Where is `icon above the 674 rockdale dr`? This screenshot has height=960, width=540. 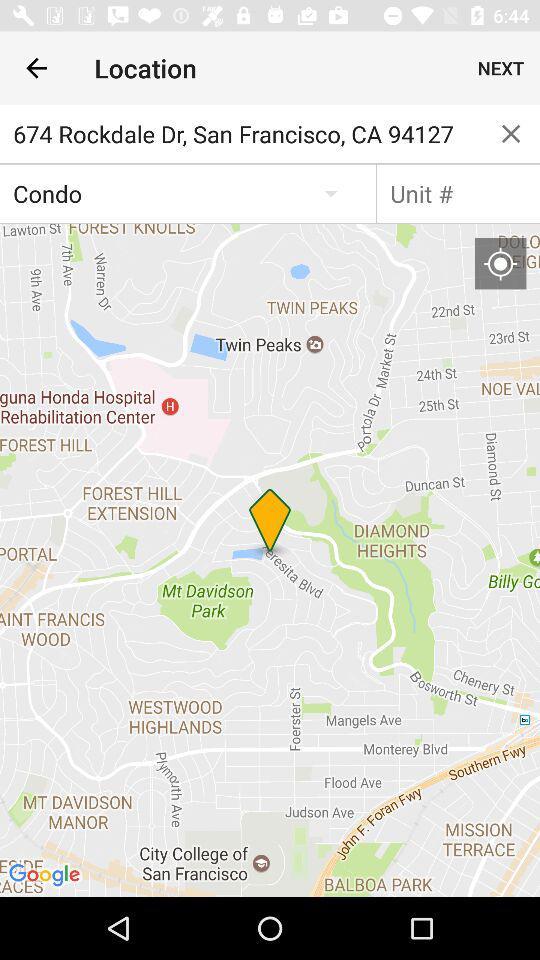 icon above the 674 rockdale dr is located at coordinates (36, 68).